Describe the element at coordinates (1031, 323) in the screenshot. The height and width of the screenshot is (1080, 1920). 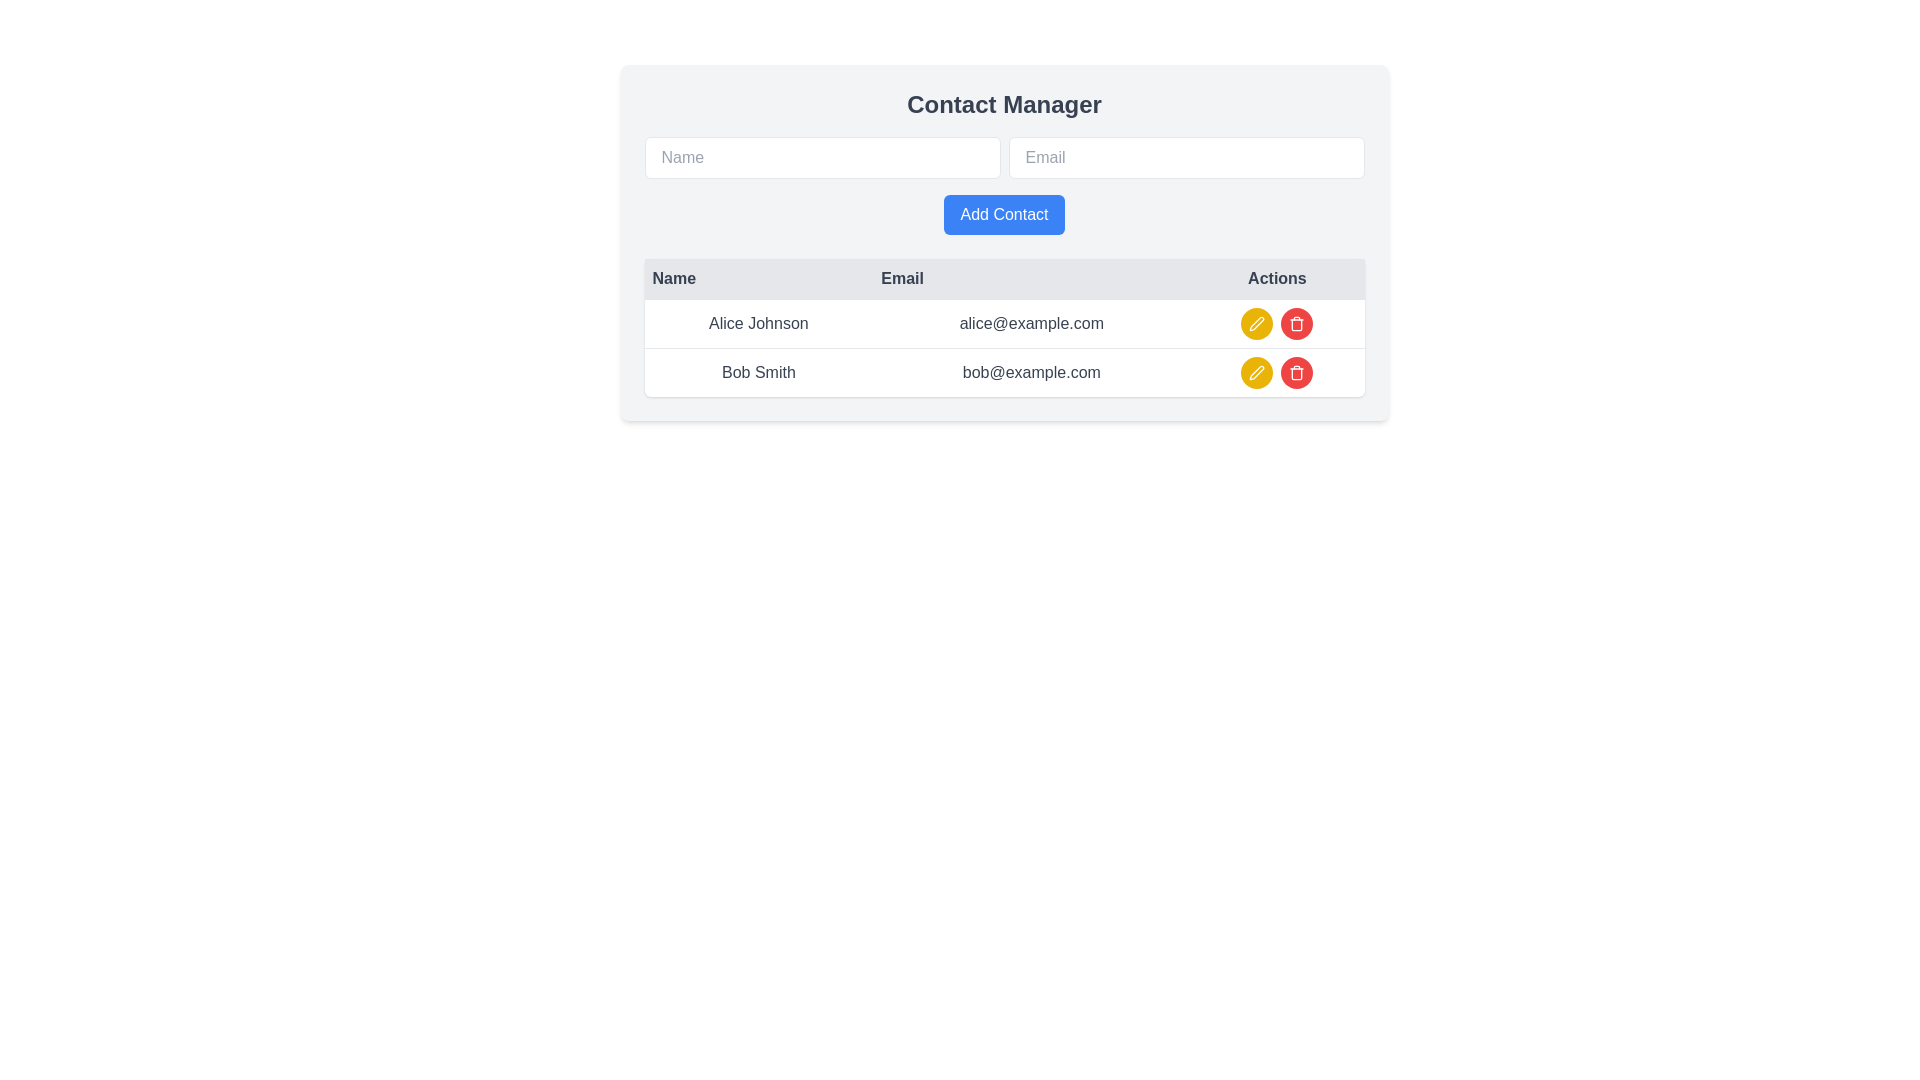
I see `the email text 'alice@example.com' located in the second column of the row for 'Alice Johnson' in the table` at that location.